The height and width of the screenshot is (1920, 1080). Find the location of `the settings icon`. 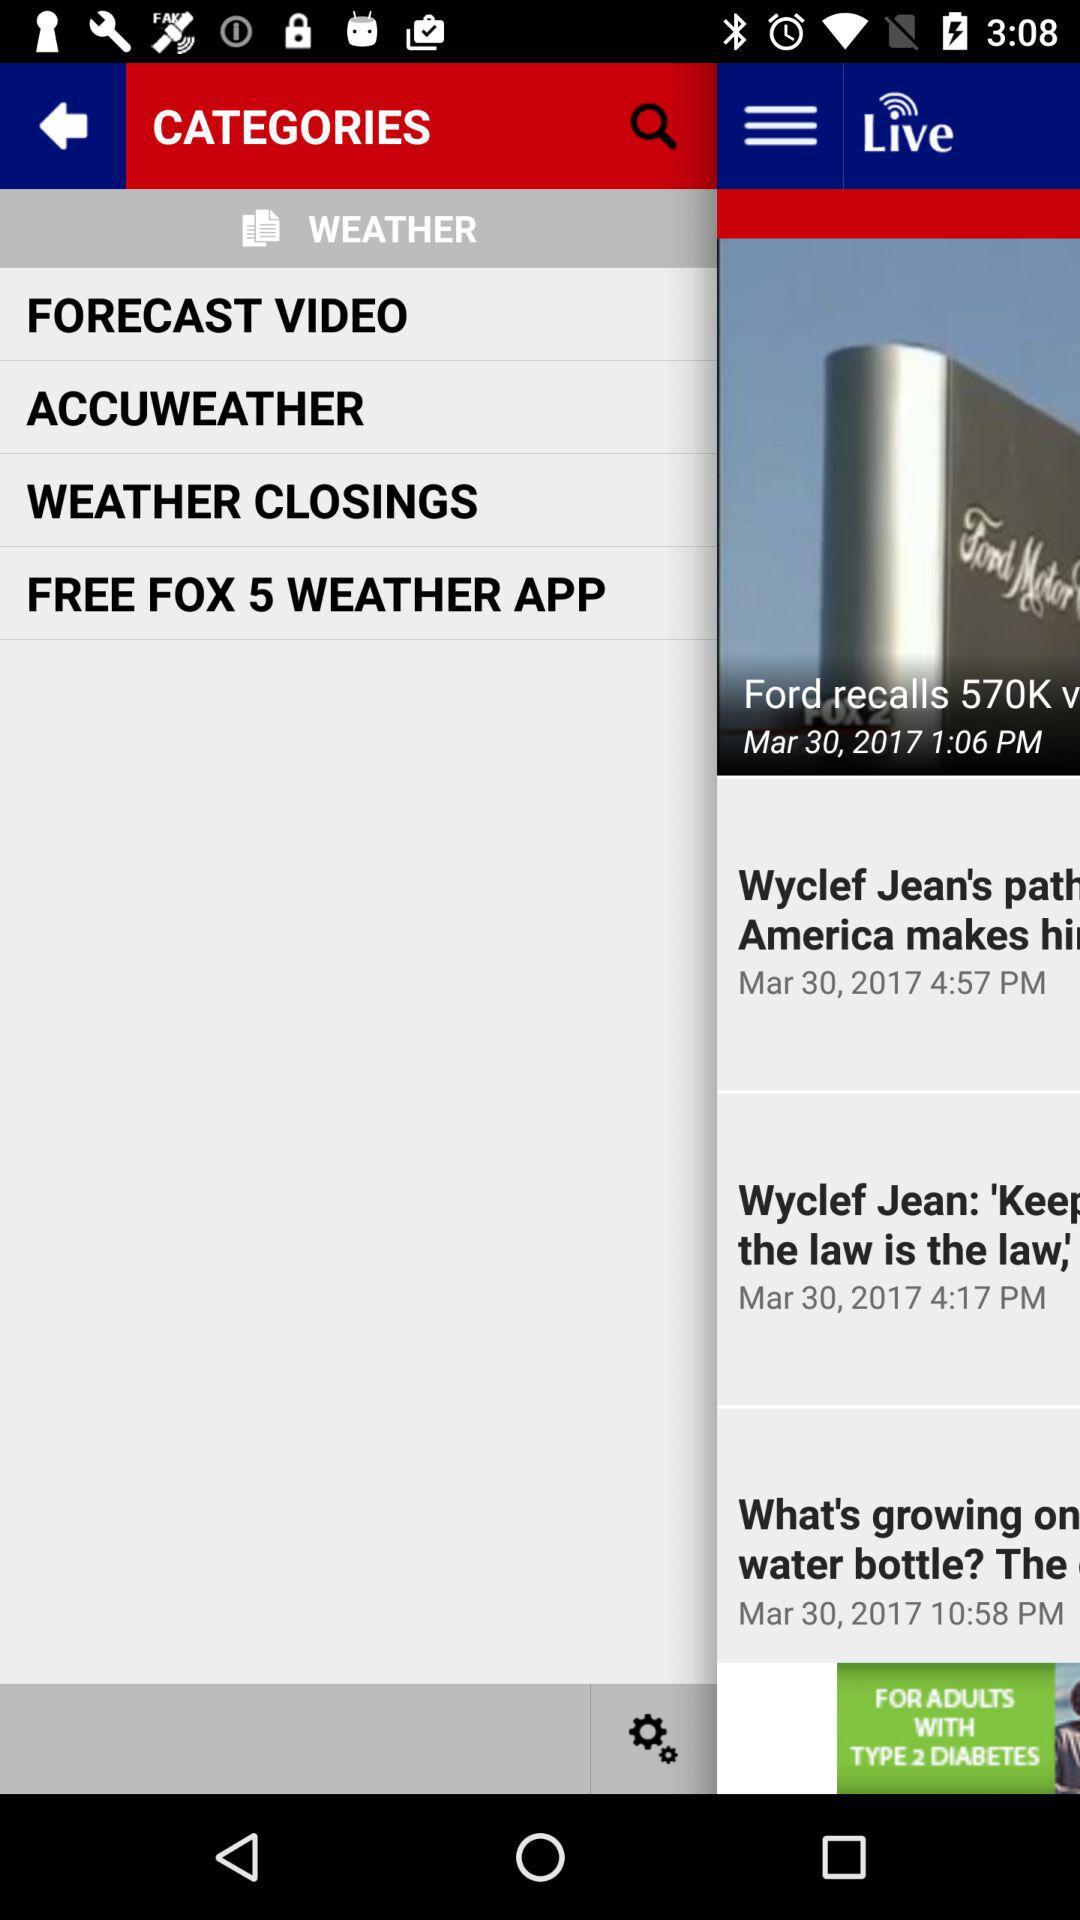

the settings icon is located at coordinates (654, 1737).